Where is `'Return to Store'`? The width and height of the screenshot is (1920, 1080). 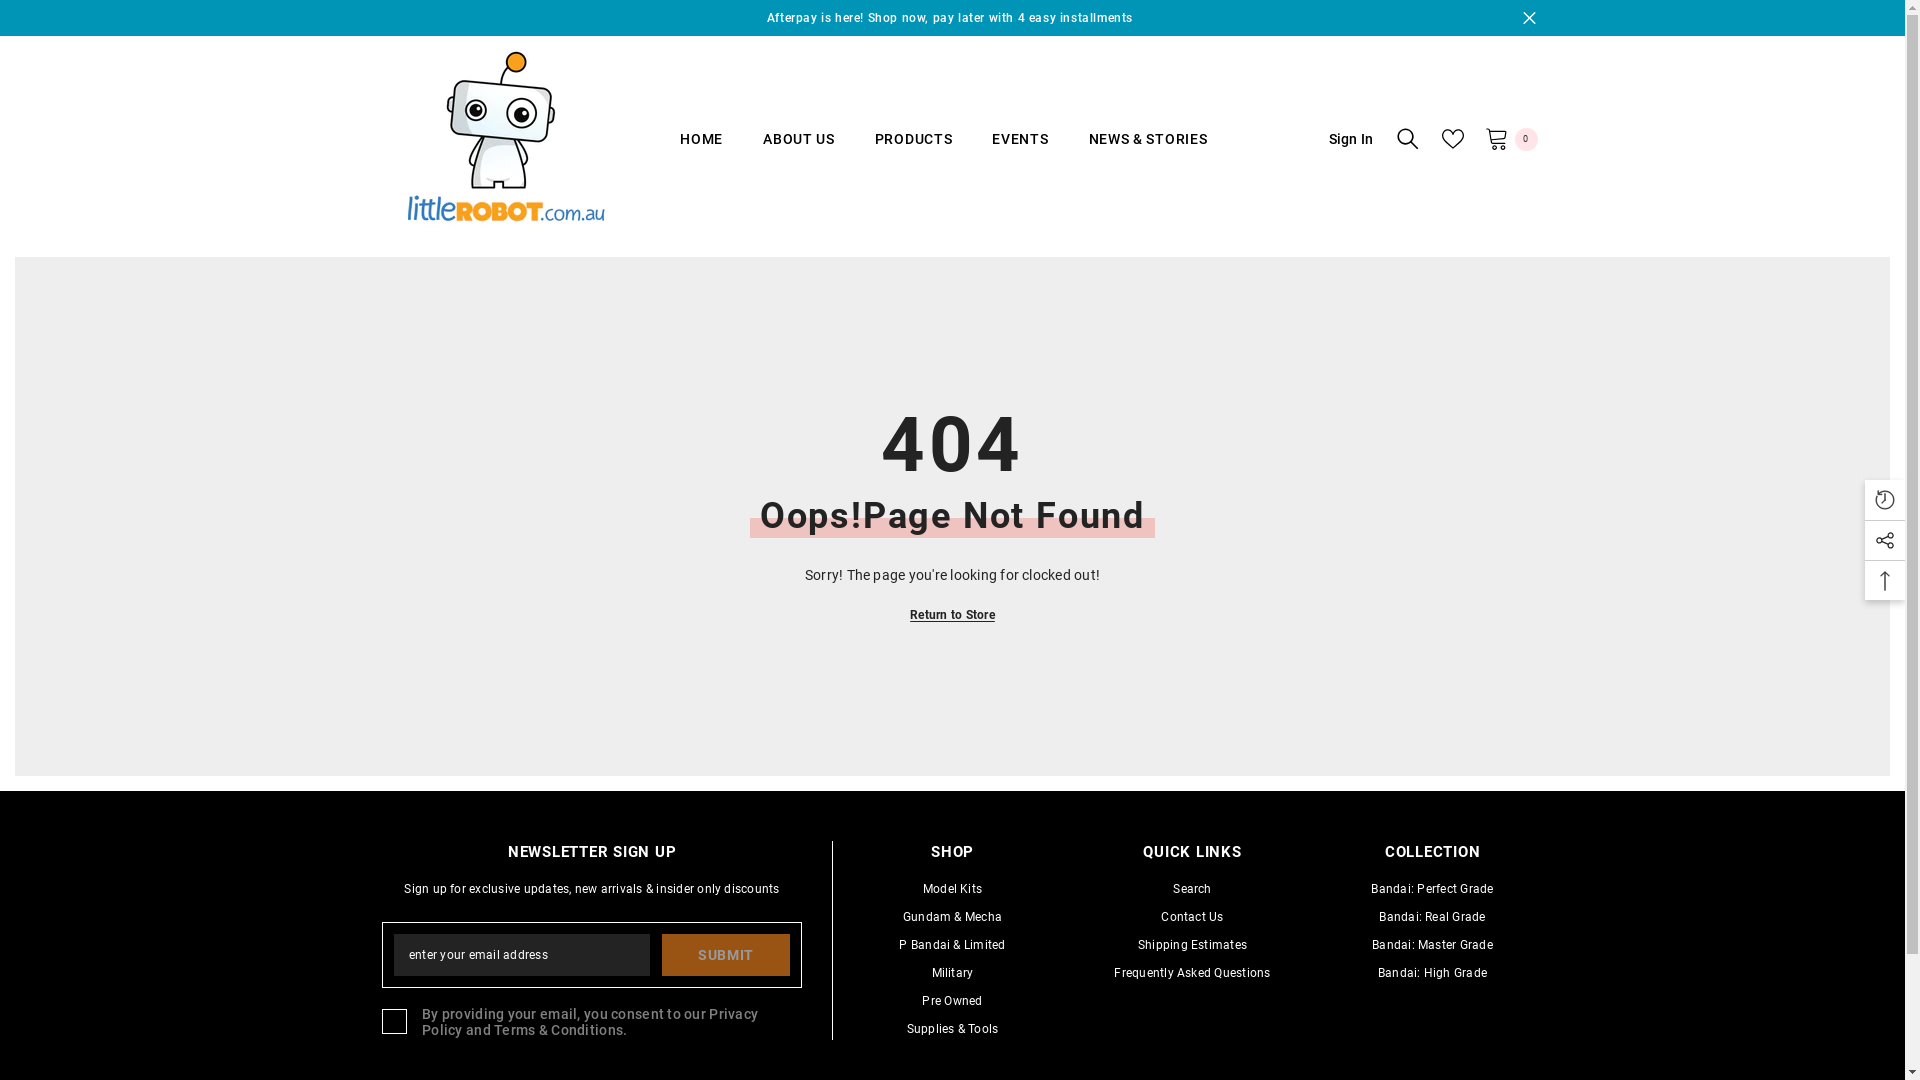
'Return to Store' is located at coordinates (951, 613).